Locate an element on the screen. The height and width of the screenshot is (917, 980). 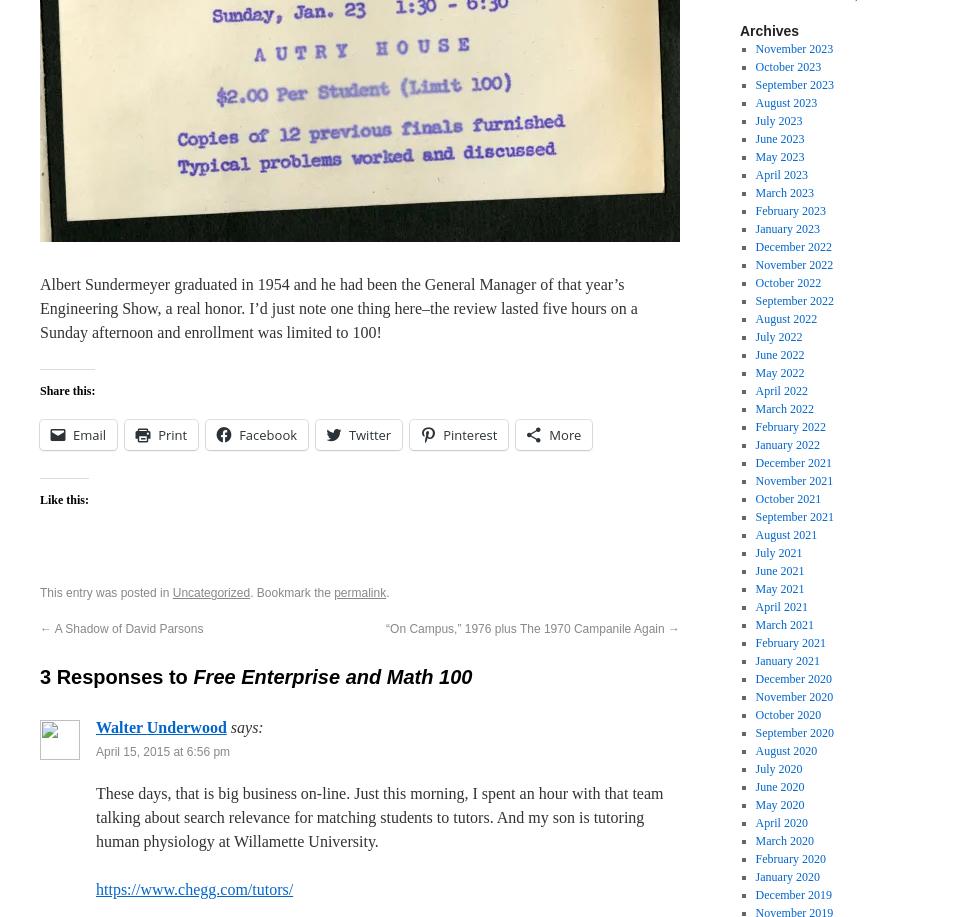
'April 15, 2015 at 6:56 pm' is located at coordinates (162, 751).